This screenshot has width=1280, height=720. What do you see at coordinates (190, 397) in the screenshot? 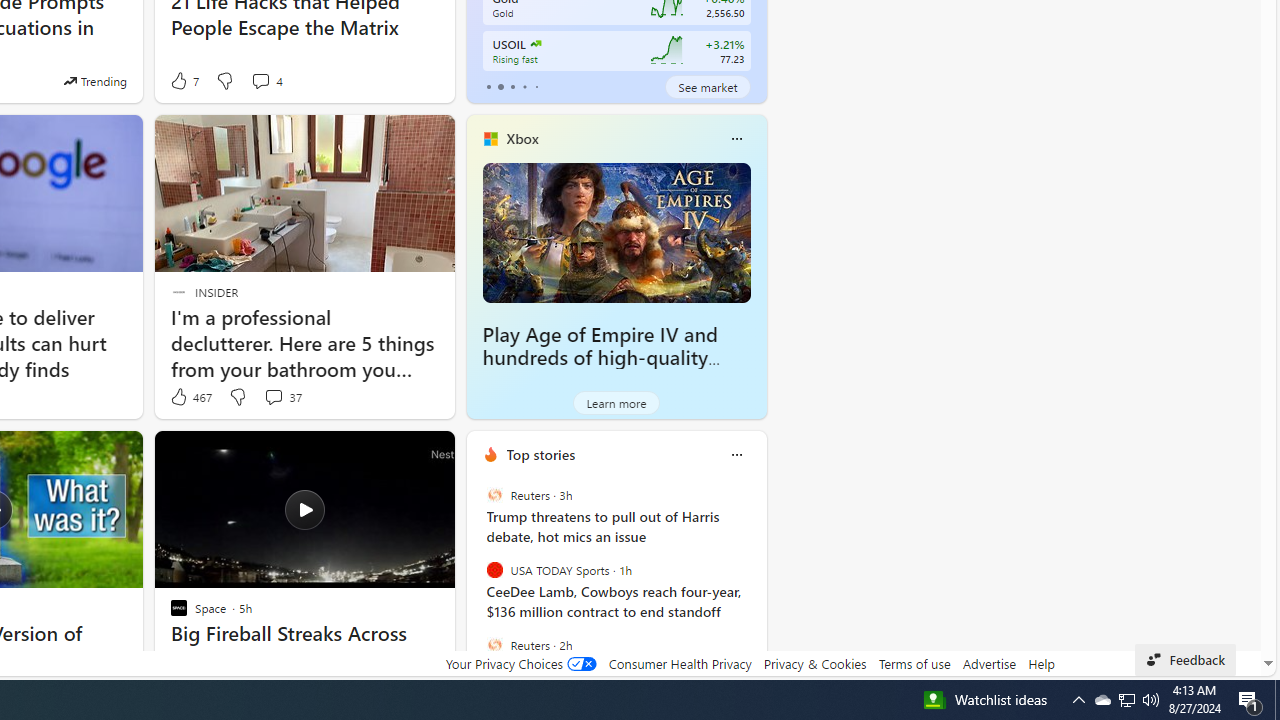
I see `'467 Like'` at bounding box center [190, 397].